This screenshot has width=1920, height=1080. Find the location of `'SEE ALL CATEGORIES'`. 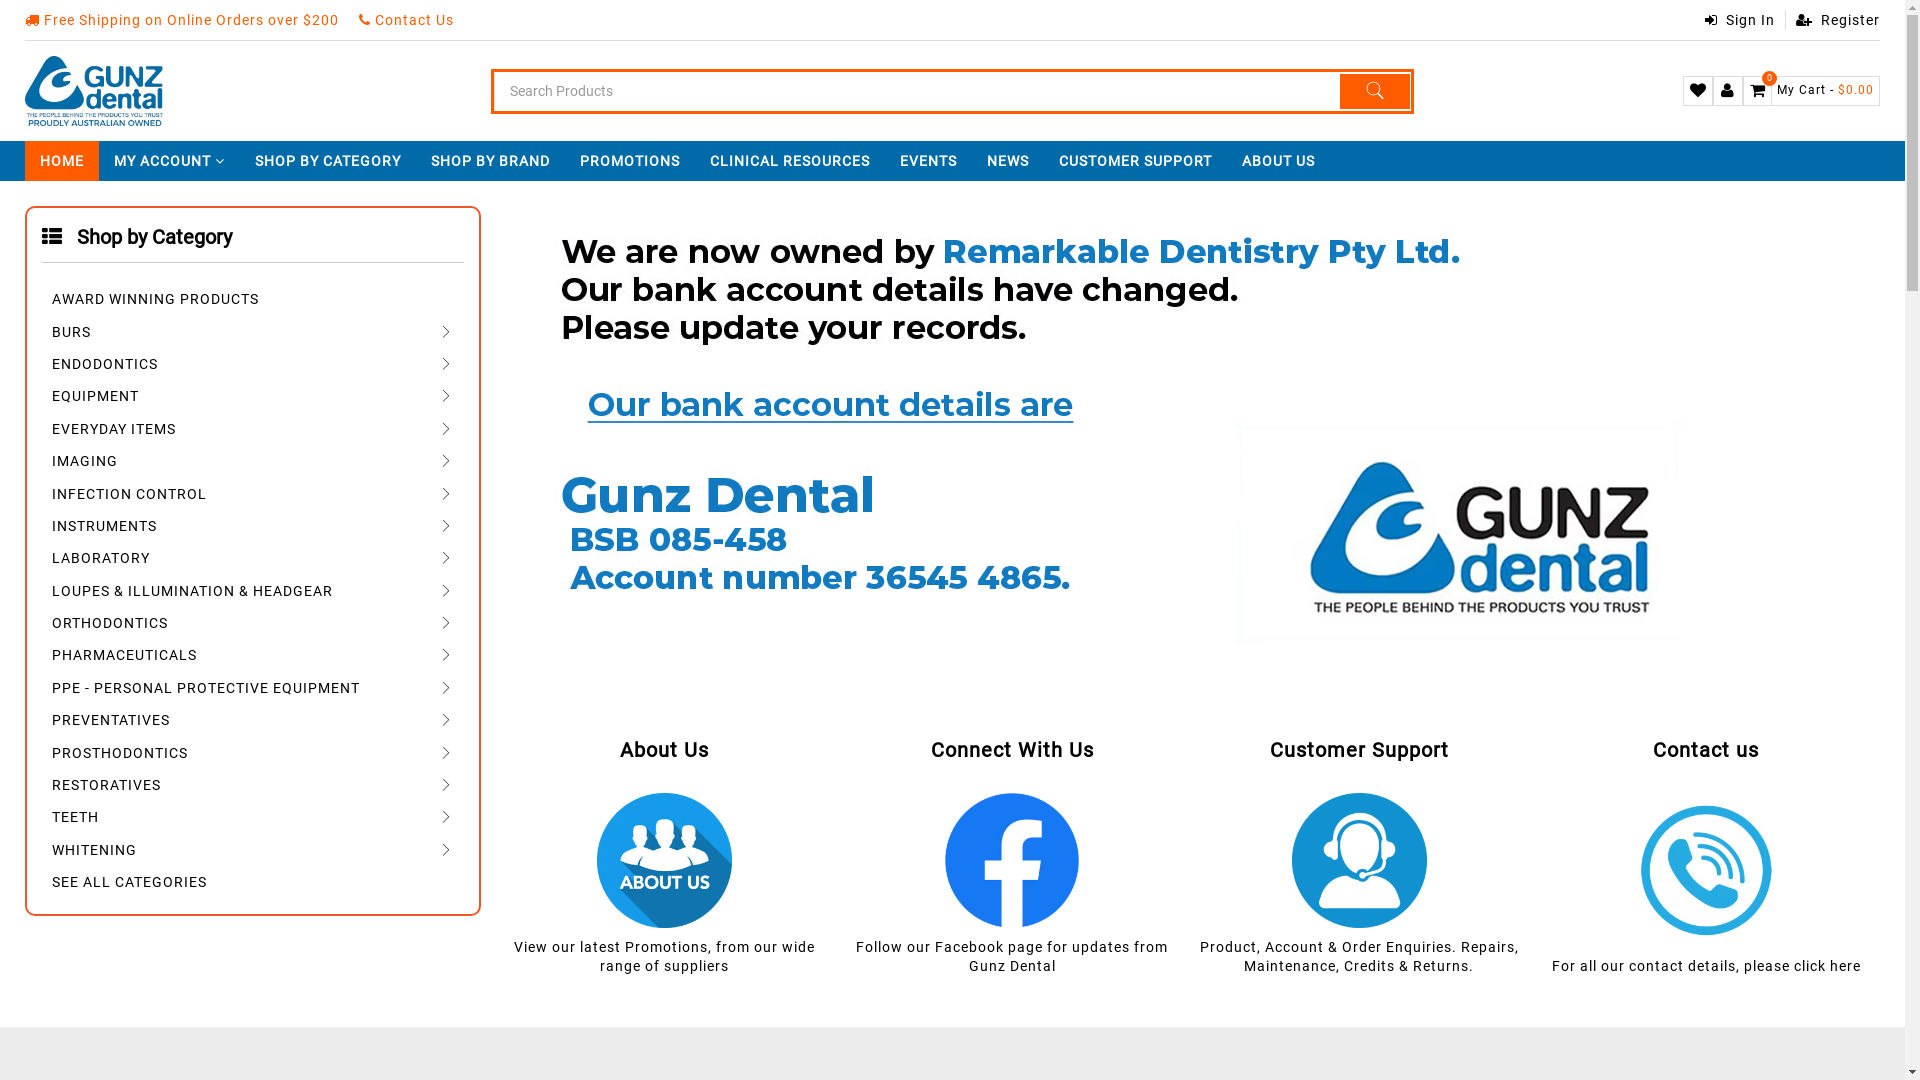

'SEE ALL CATEGORIES' is located at coordinates (252, 880).